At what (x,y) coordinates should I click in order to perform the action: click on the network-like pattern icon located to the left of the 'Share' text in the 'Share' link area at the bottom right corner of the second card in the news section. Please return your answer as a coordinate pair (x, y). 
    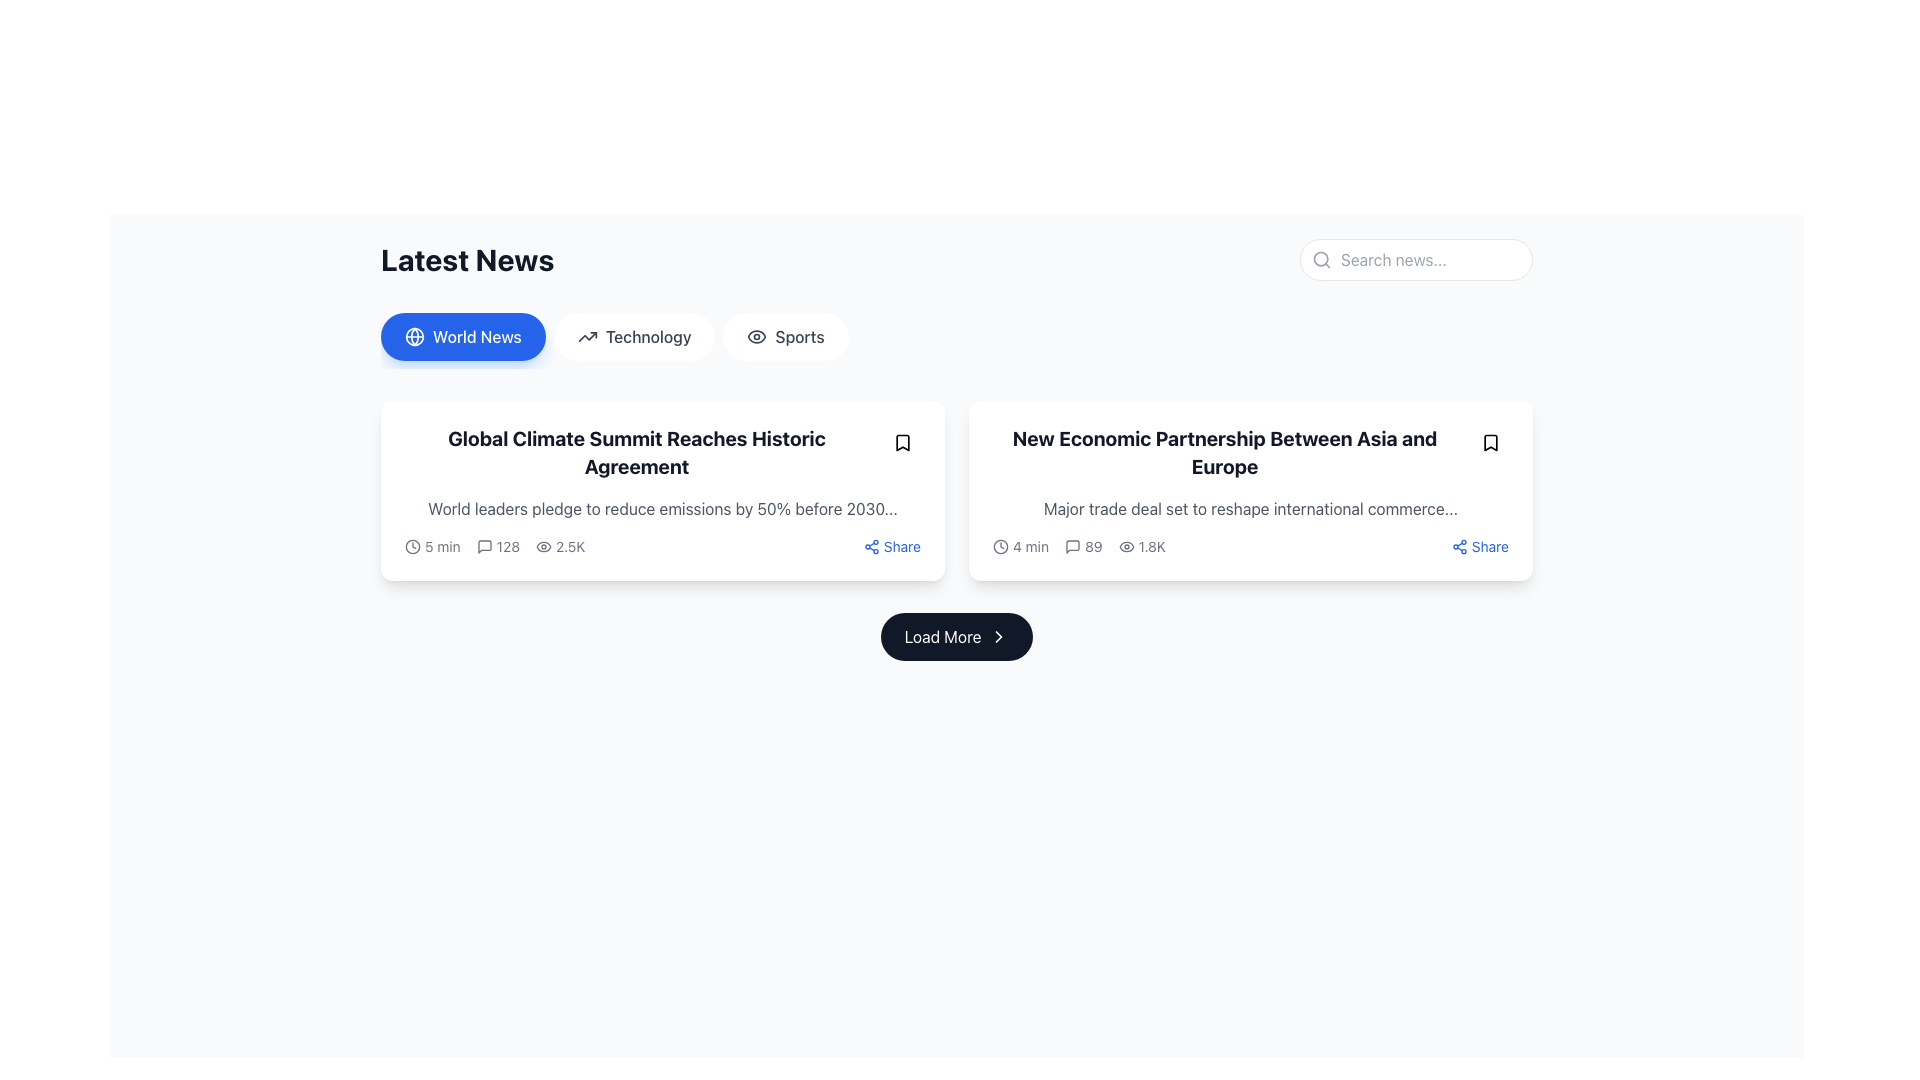
    Looking at the image, I should click on (871, 547).